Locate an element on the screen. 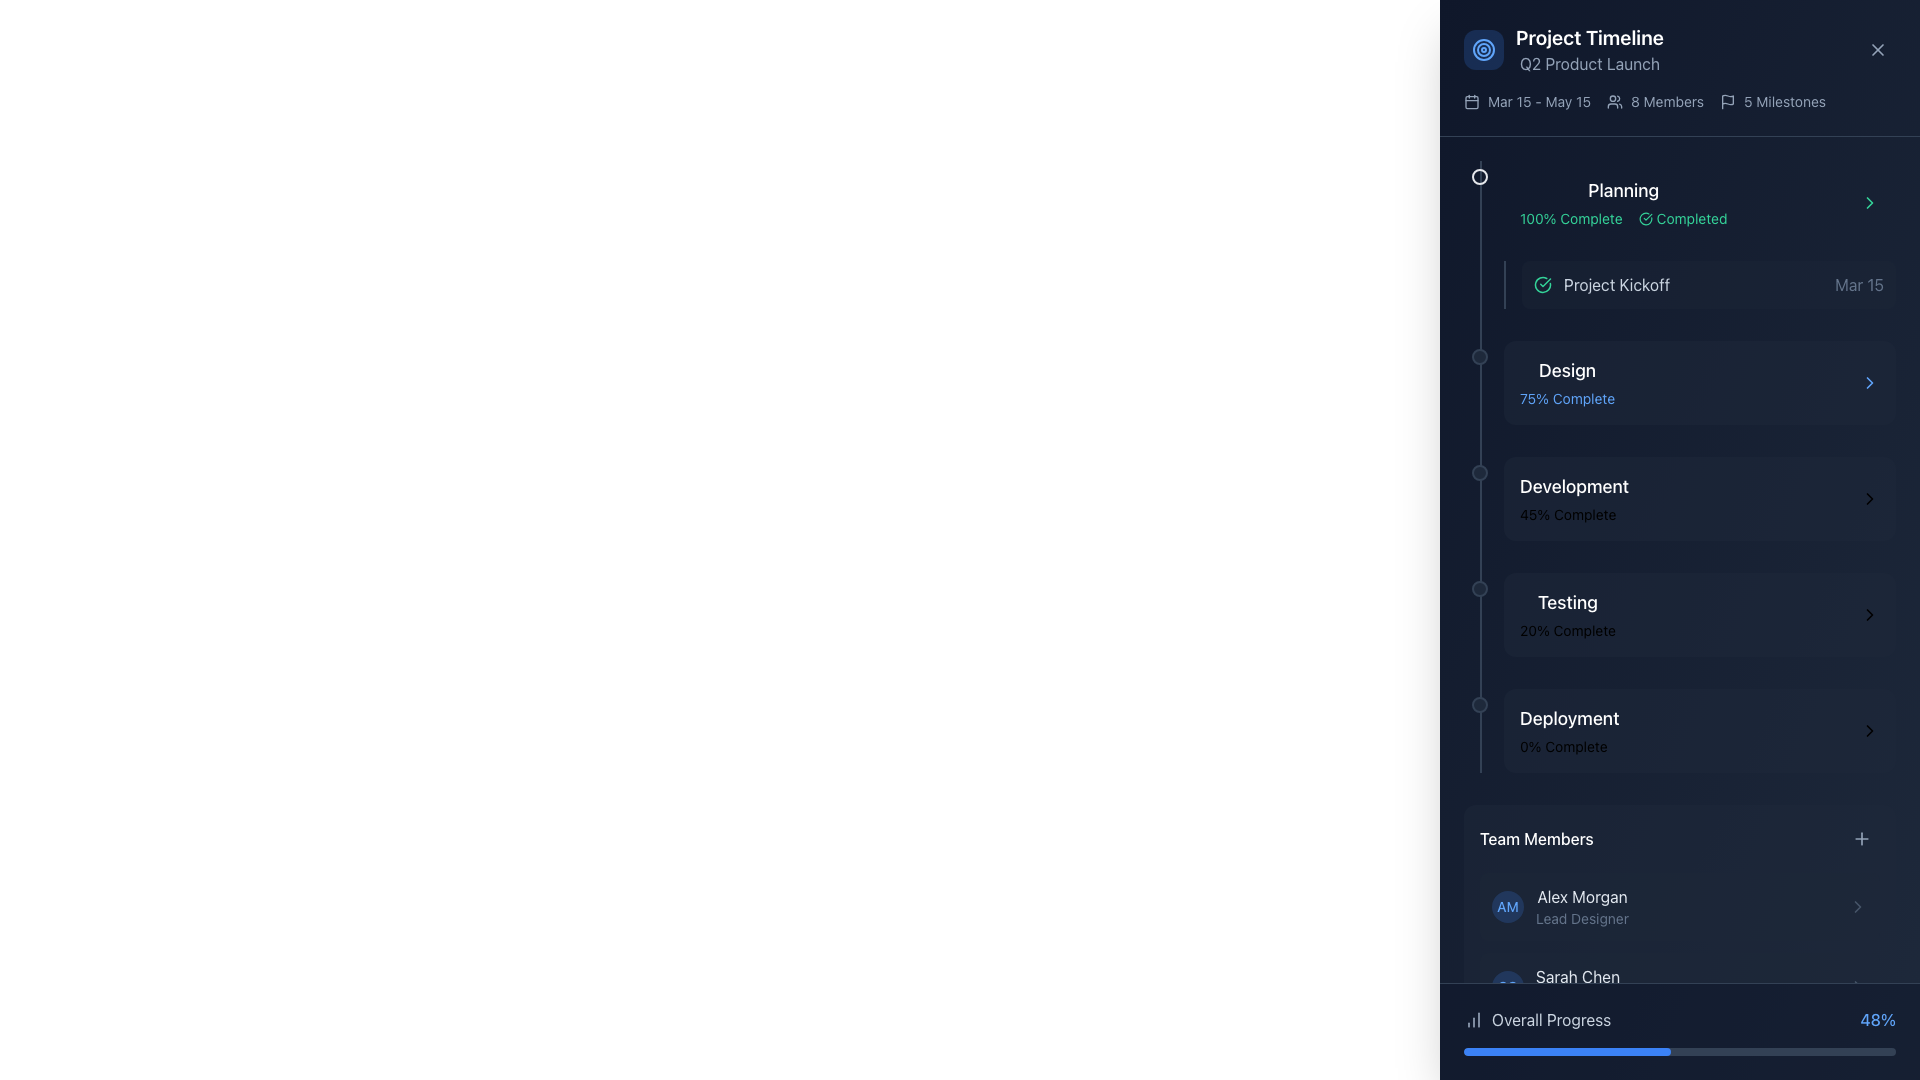 Image resolution: width=1920 pixels, height=1080 pixels. the filled portion of the progress bar located in the 'Overall Progress' section at the bottom of the page is located at coordinates (1566, 1051).